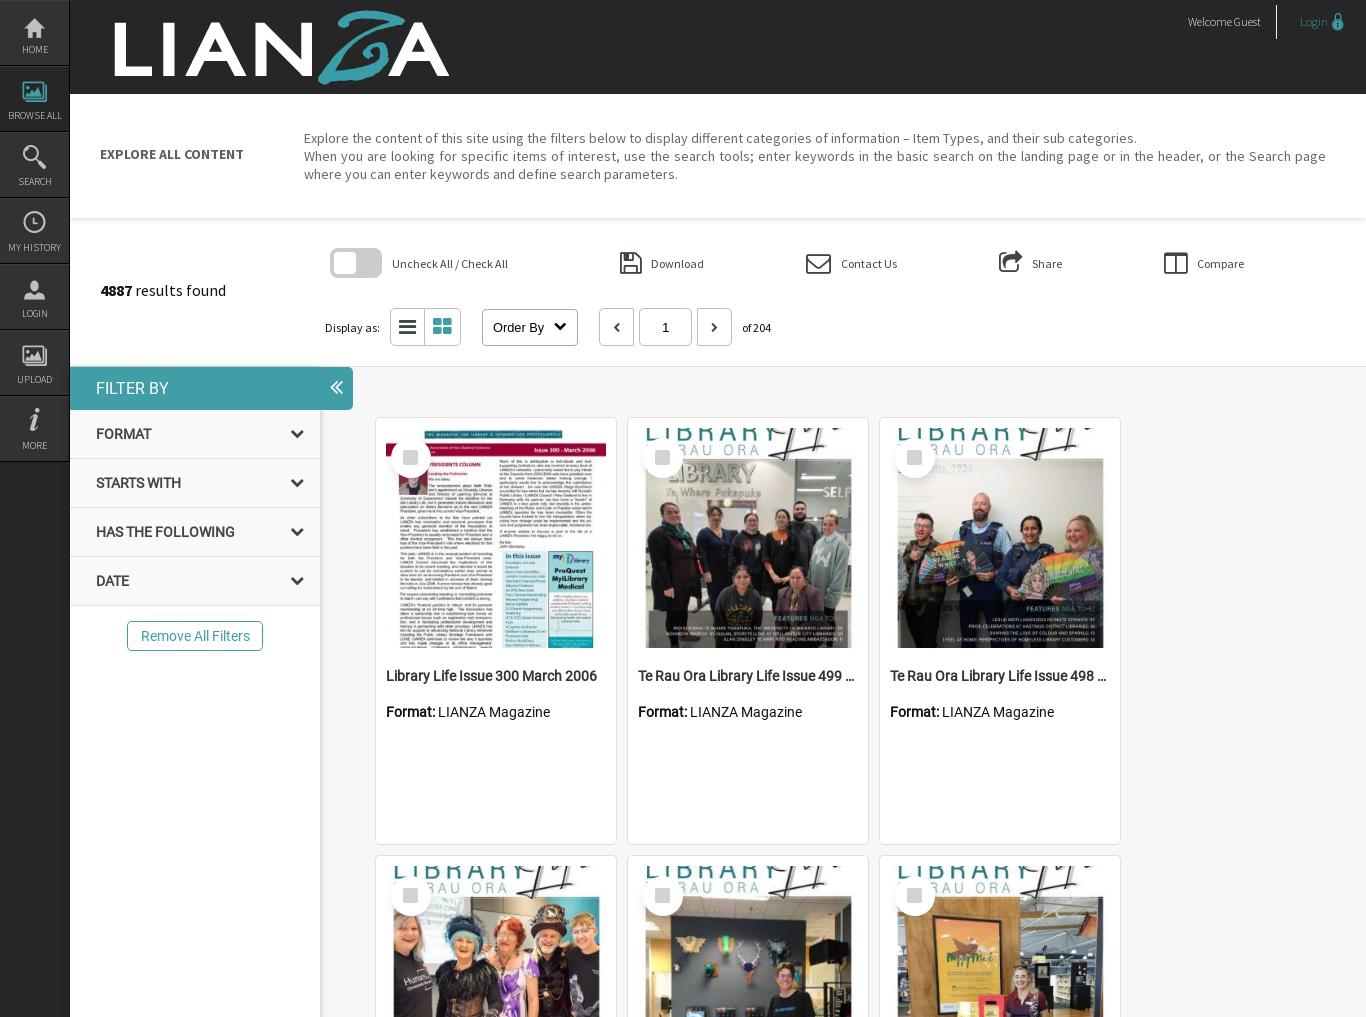 The height and width of the screenshot is (1017, 1366). Describe the element at coordinates (139, 636) in the screenshot. I see `'Remove All Filters'` at that location.